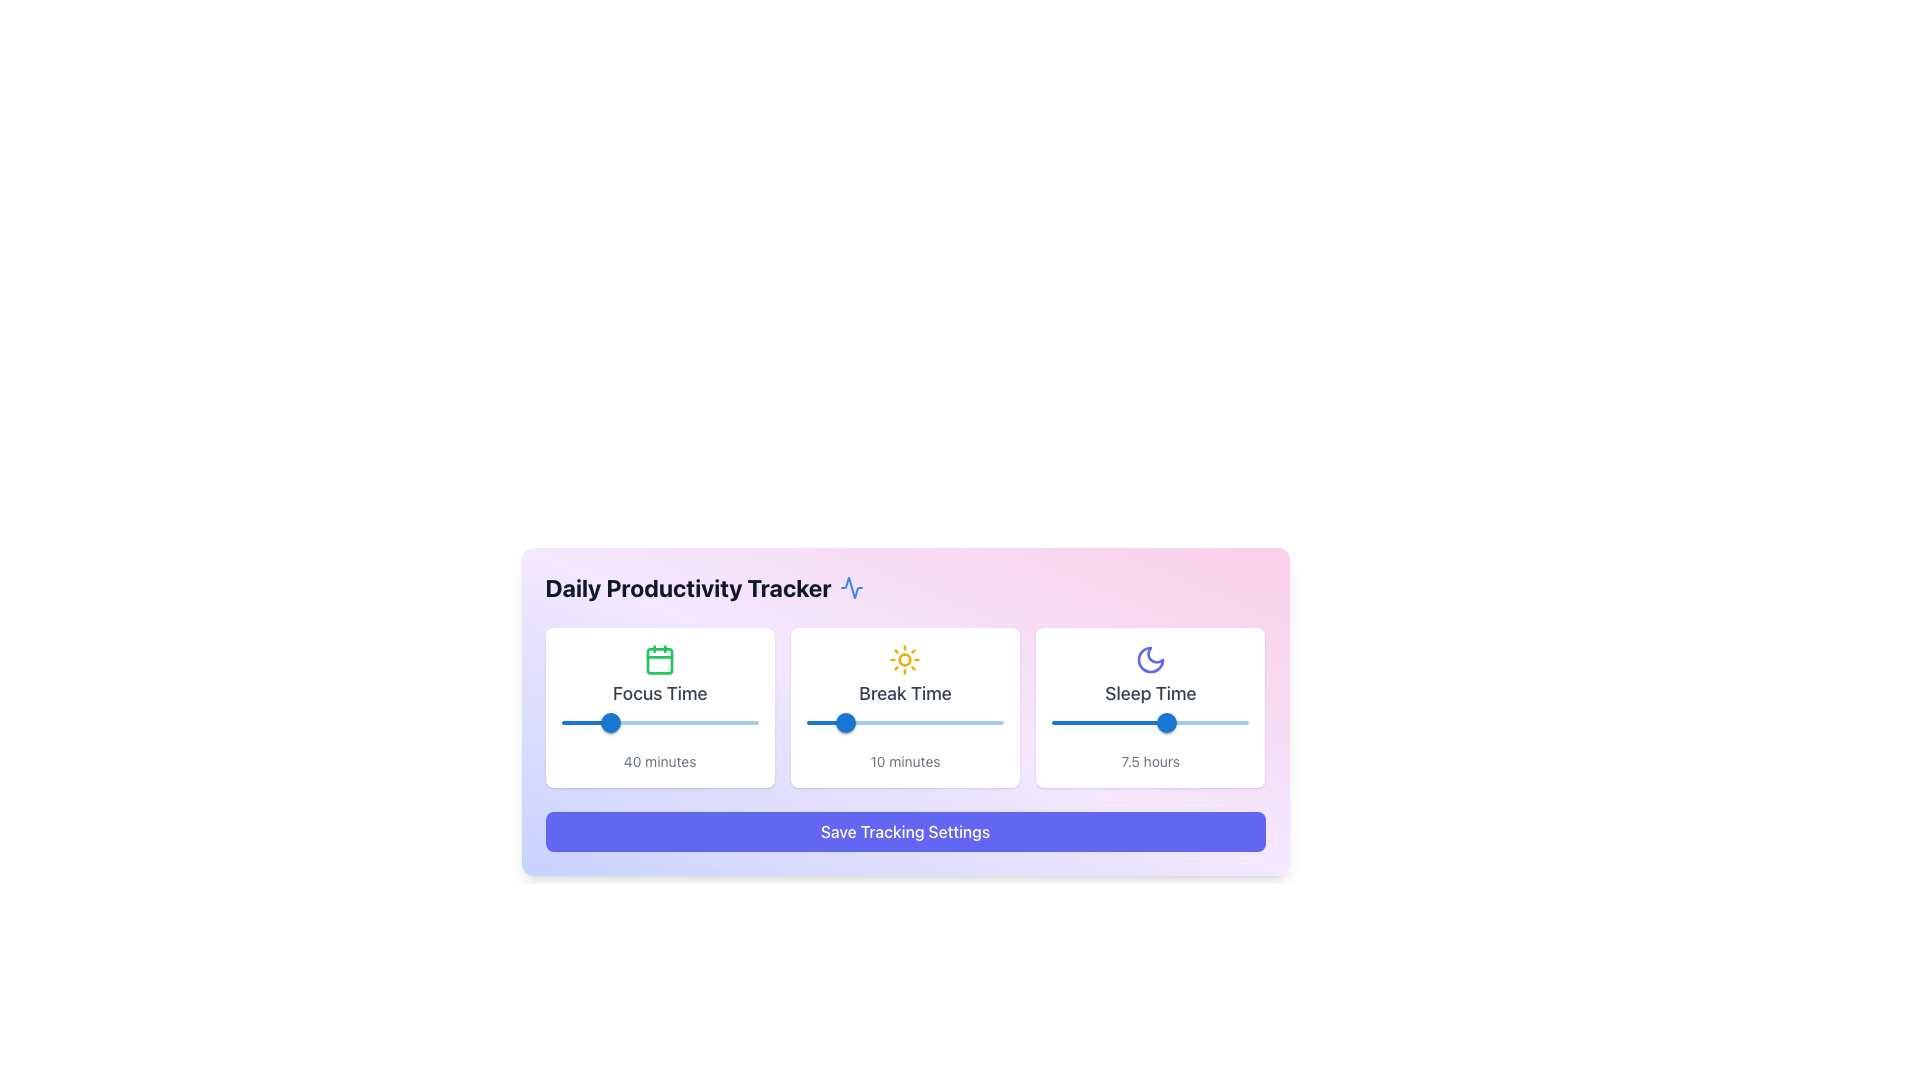 The width and height of the screenshot is (1920, 1080). I want to click on the Sleep Time icon located in the rightmost box of the three-section card layout, just above the label 'Sleep Time', so click(1150, 659).